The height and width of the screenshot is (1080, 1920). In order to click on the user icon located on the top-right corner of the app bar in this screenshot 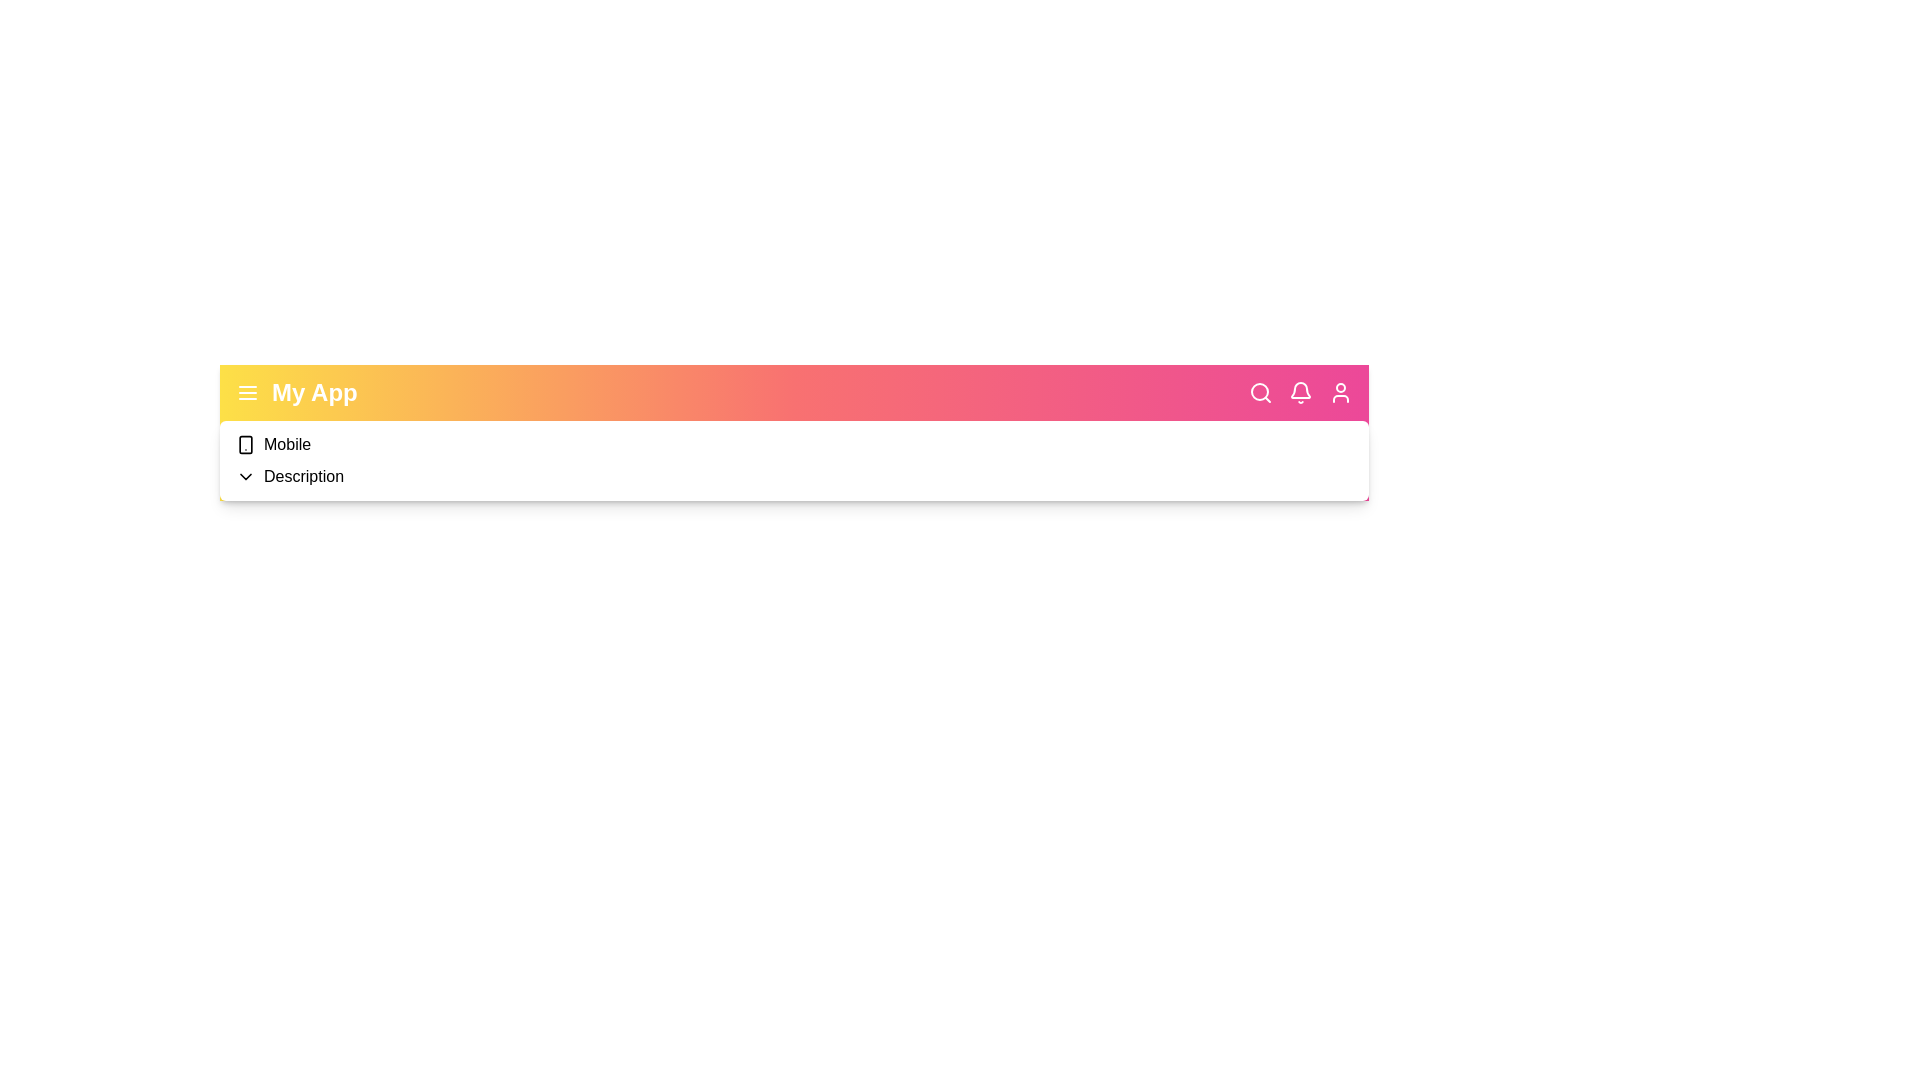, I will do `click(1340, 393)`.